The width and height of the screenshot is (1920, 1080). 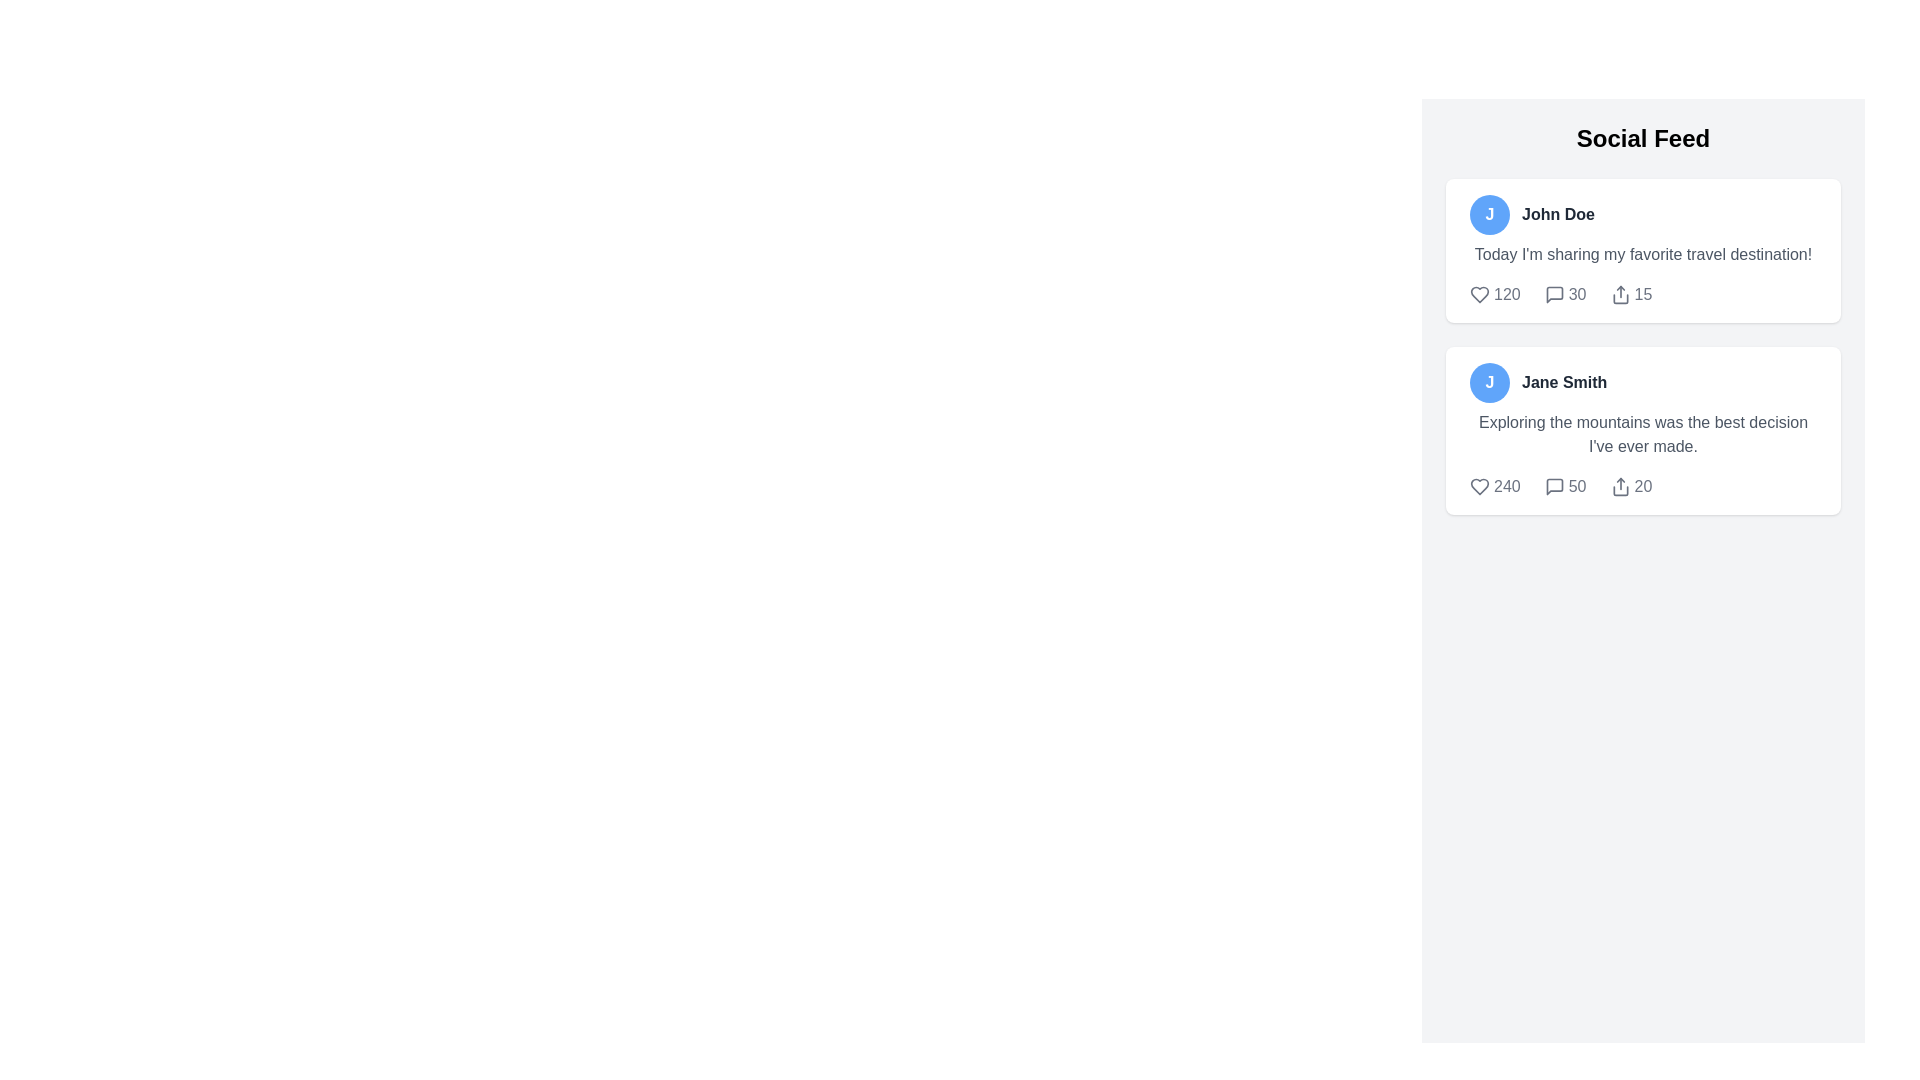 What do you see at coordinates (1563, 382) in the screenshot?
I see `the text label displaying the user's name` at bounding box center [1563, 382].